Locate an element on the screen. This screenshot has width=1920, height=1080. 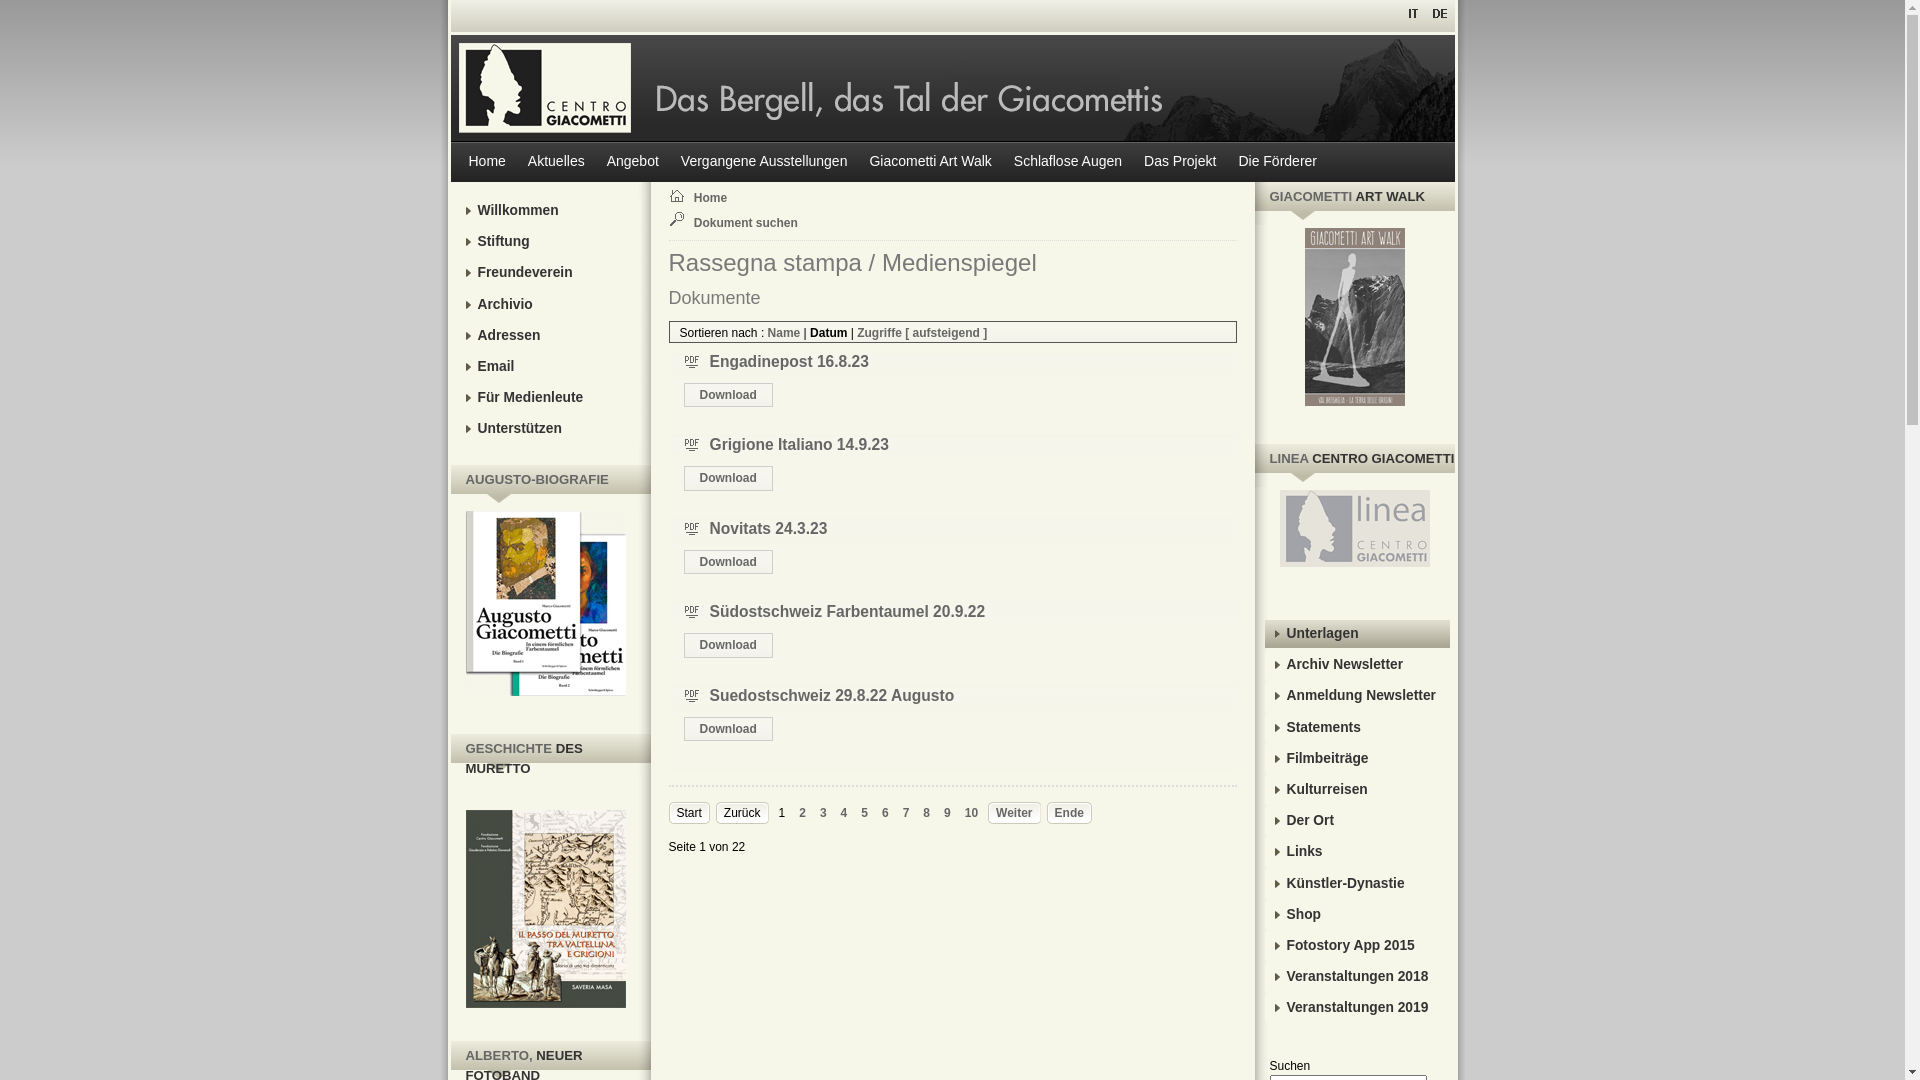
'3' is located at coordinates (823, 813).